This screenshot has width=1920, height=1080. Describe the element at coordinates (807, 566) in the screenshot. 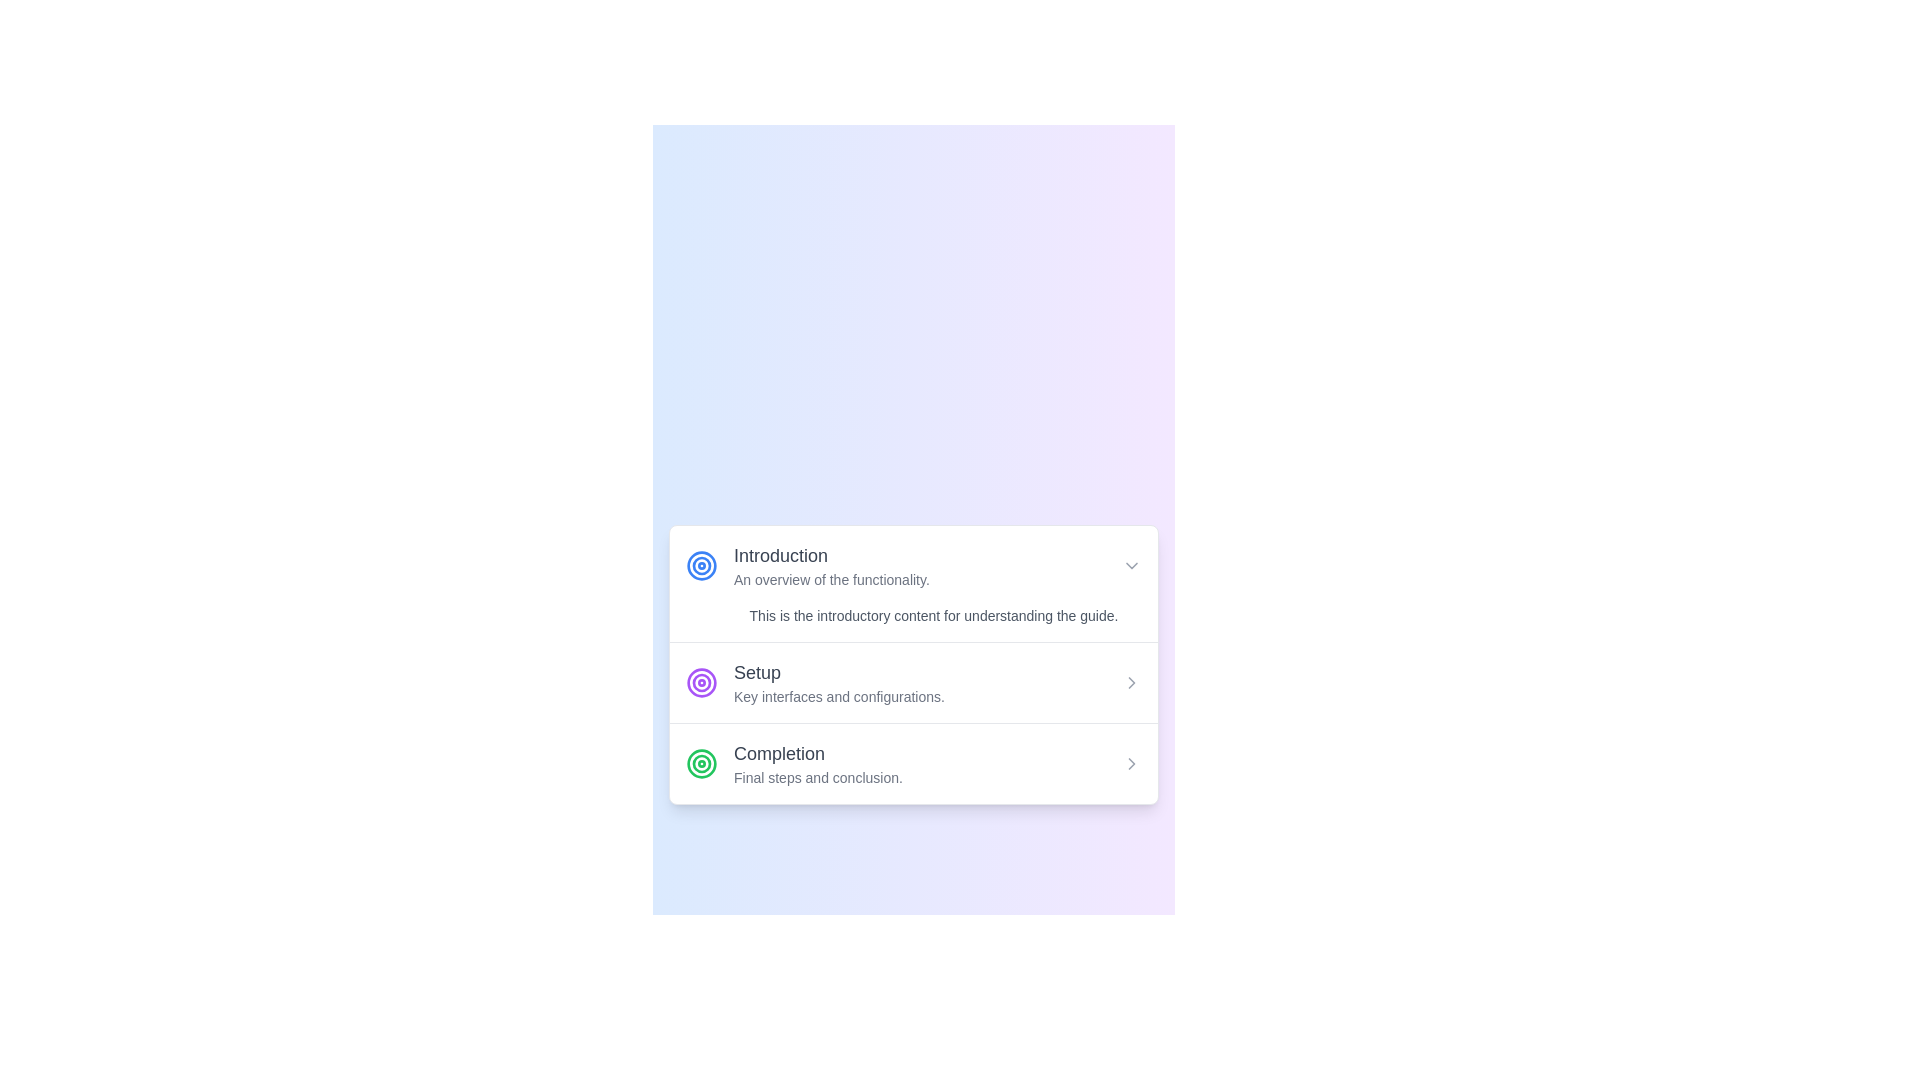

I see `displayed text from the combination of a blue target-shaped icon and the text 'Introduction' with the description 'An overview of the functionality.'` at that location.